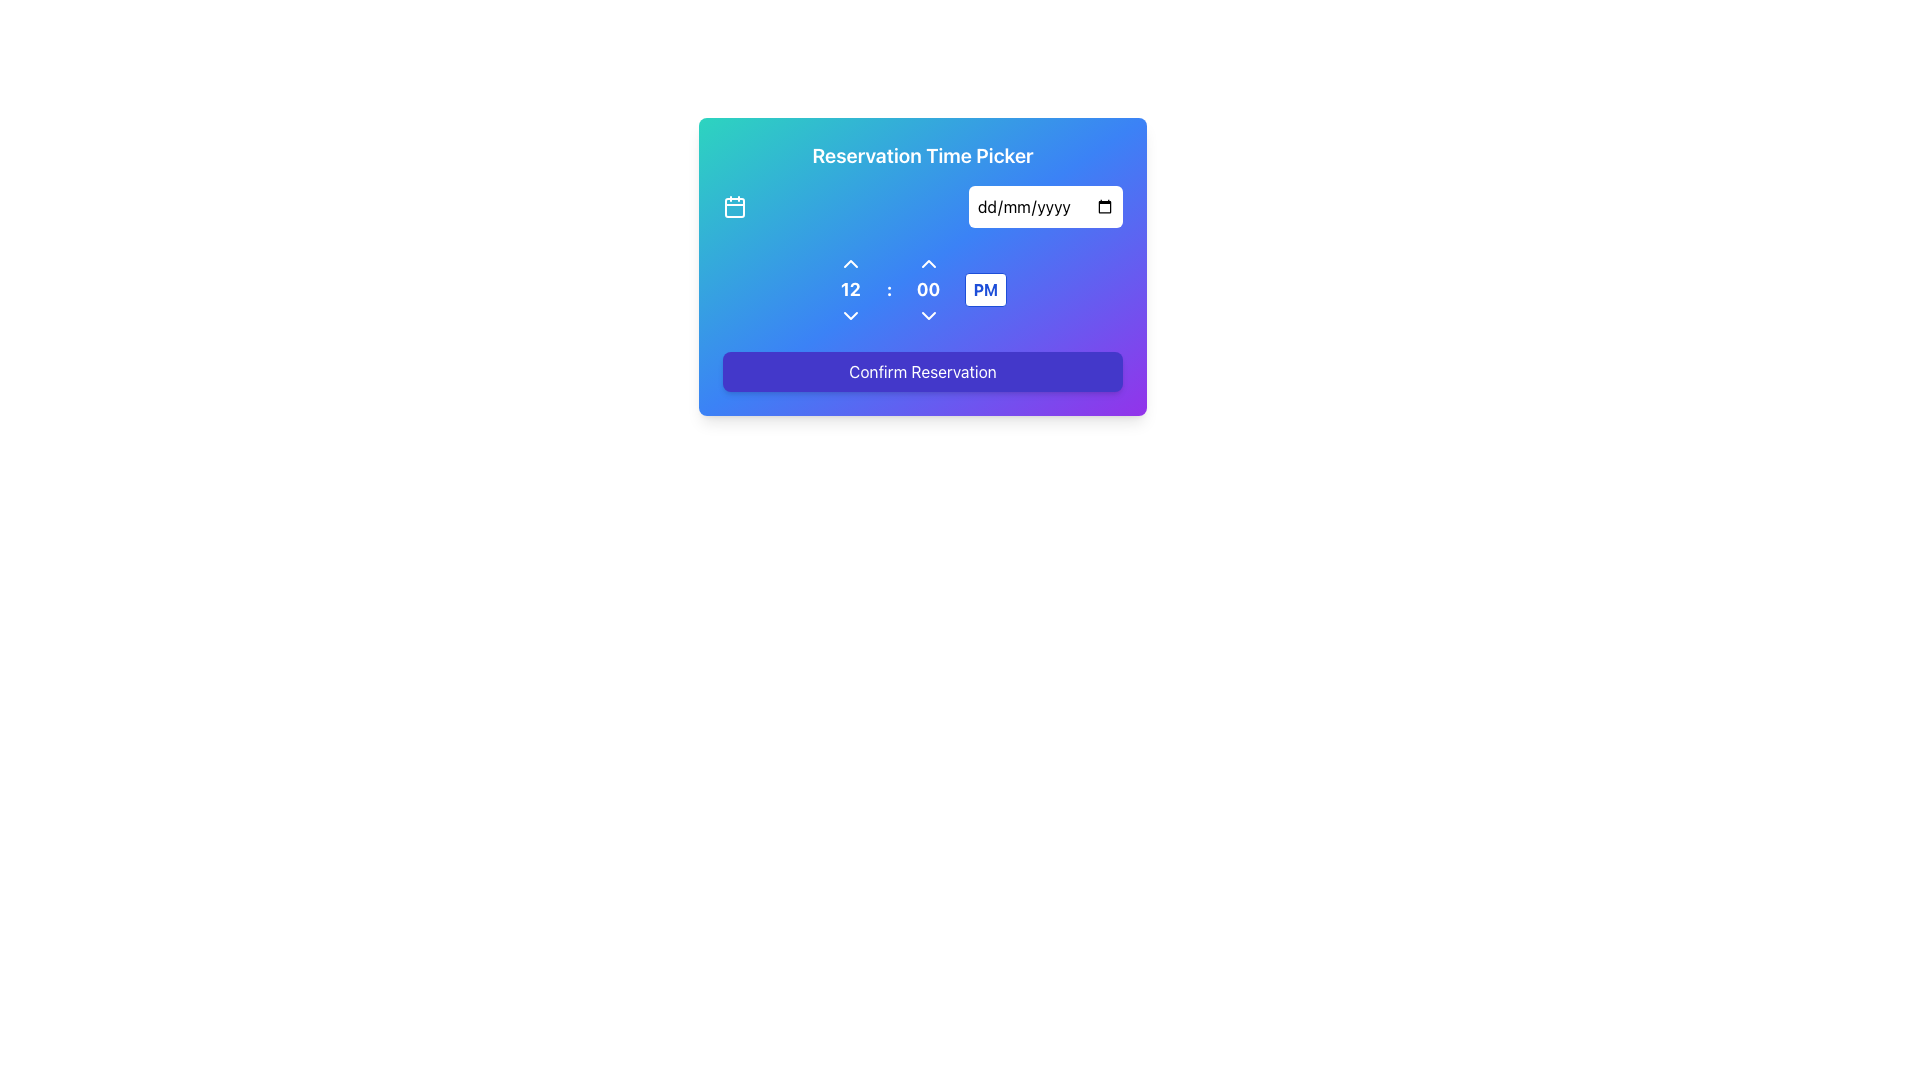  I want to click on the stylized calendar icon located on the left side of the 'Reservation Time Picker' interface, which has a white outline and transparent background, so click(733, 207).